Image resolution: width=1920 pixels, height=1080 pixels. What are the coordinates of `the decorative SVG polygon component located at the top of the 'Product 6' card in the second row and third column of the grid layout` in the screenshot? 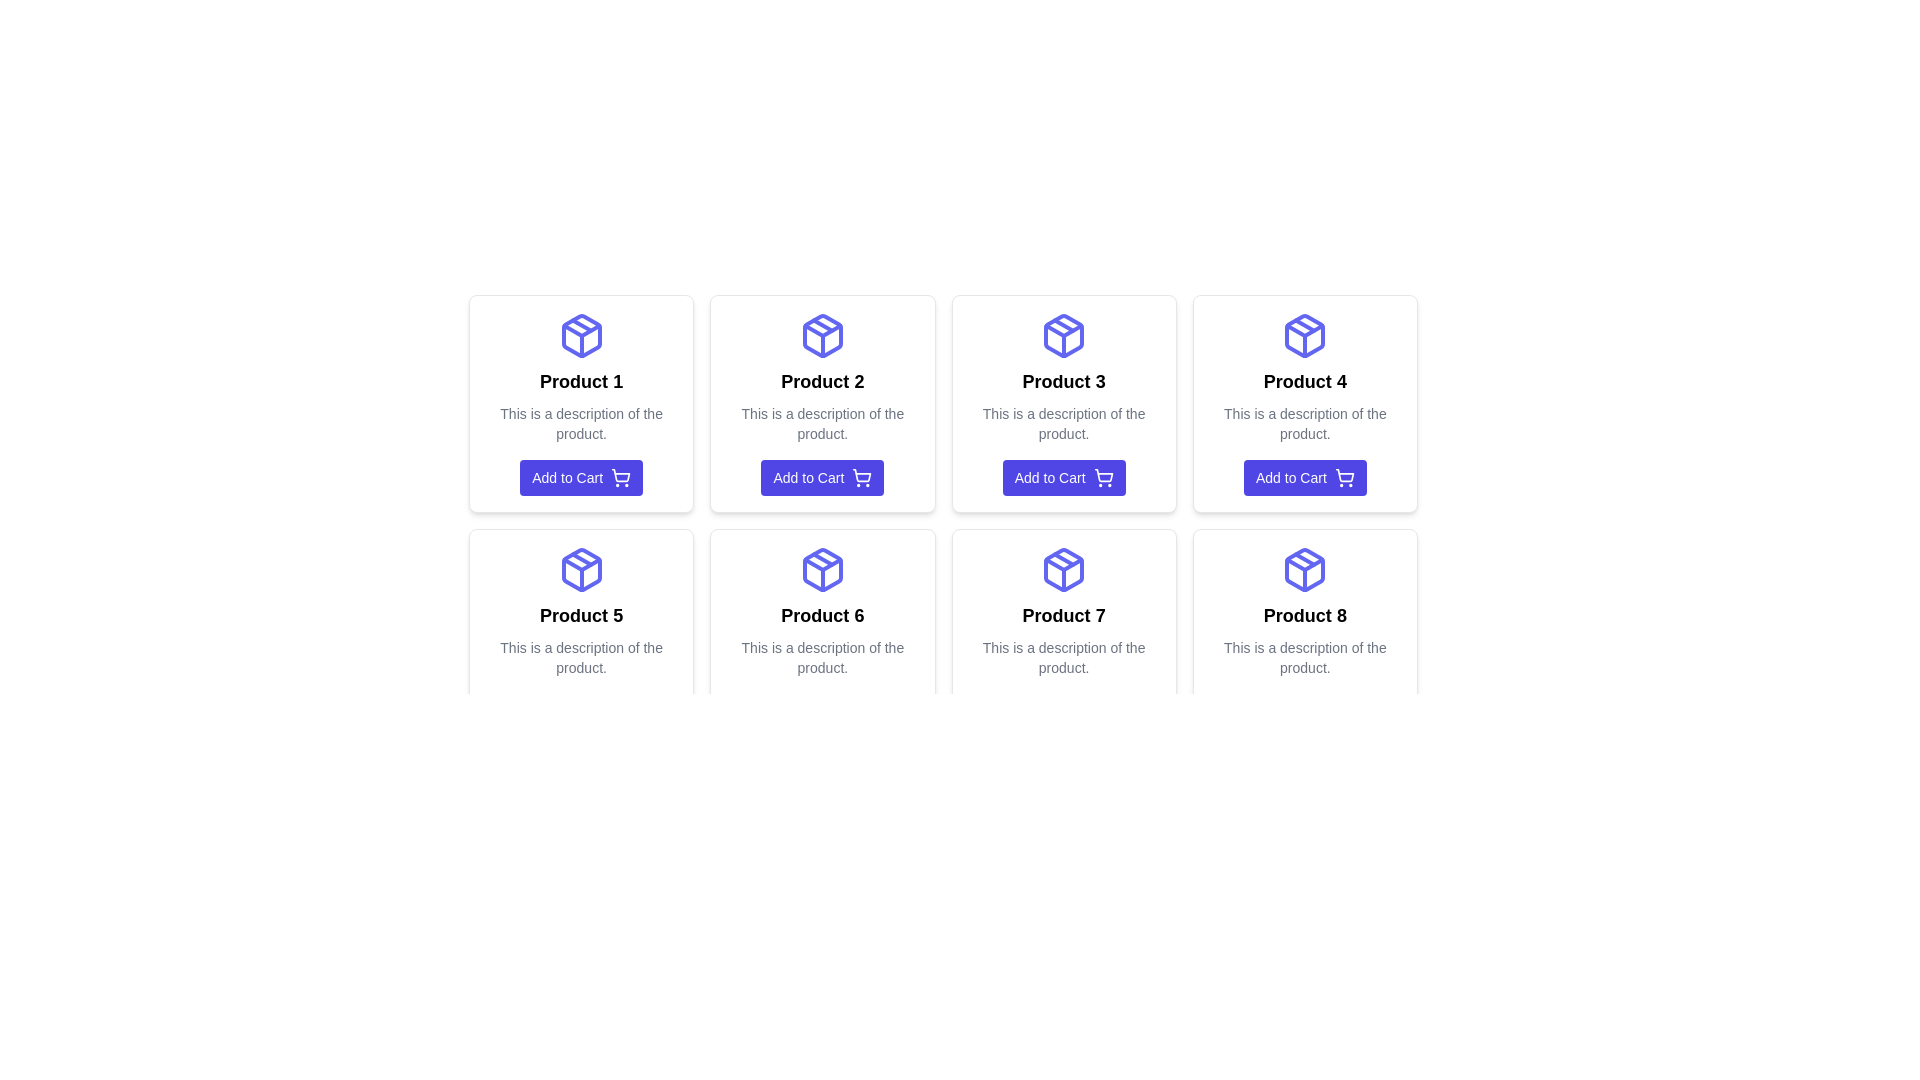 It's located at (822, 564).